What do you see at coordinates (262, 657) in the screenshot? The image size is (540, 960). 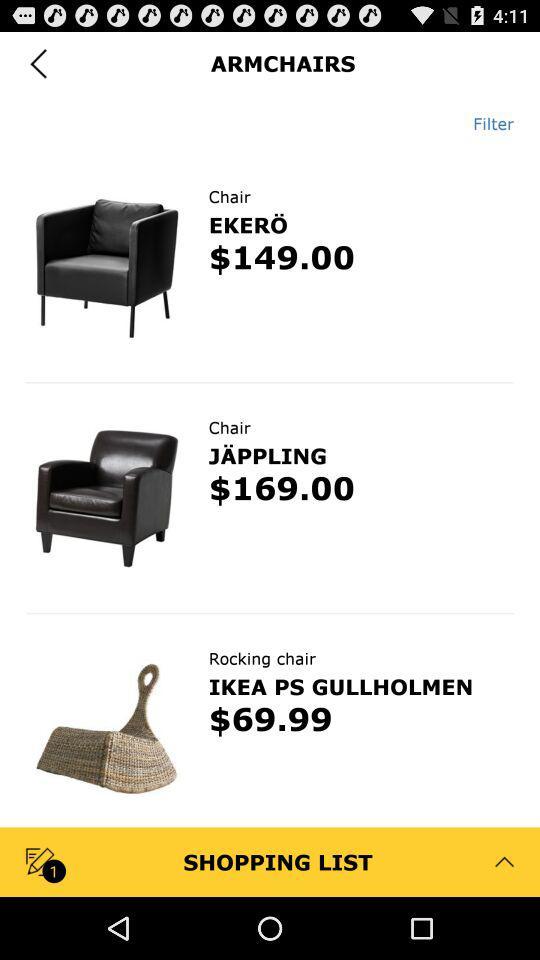 I see `rocking chair app` at bounding box center [262, 657].